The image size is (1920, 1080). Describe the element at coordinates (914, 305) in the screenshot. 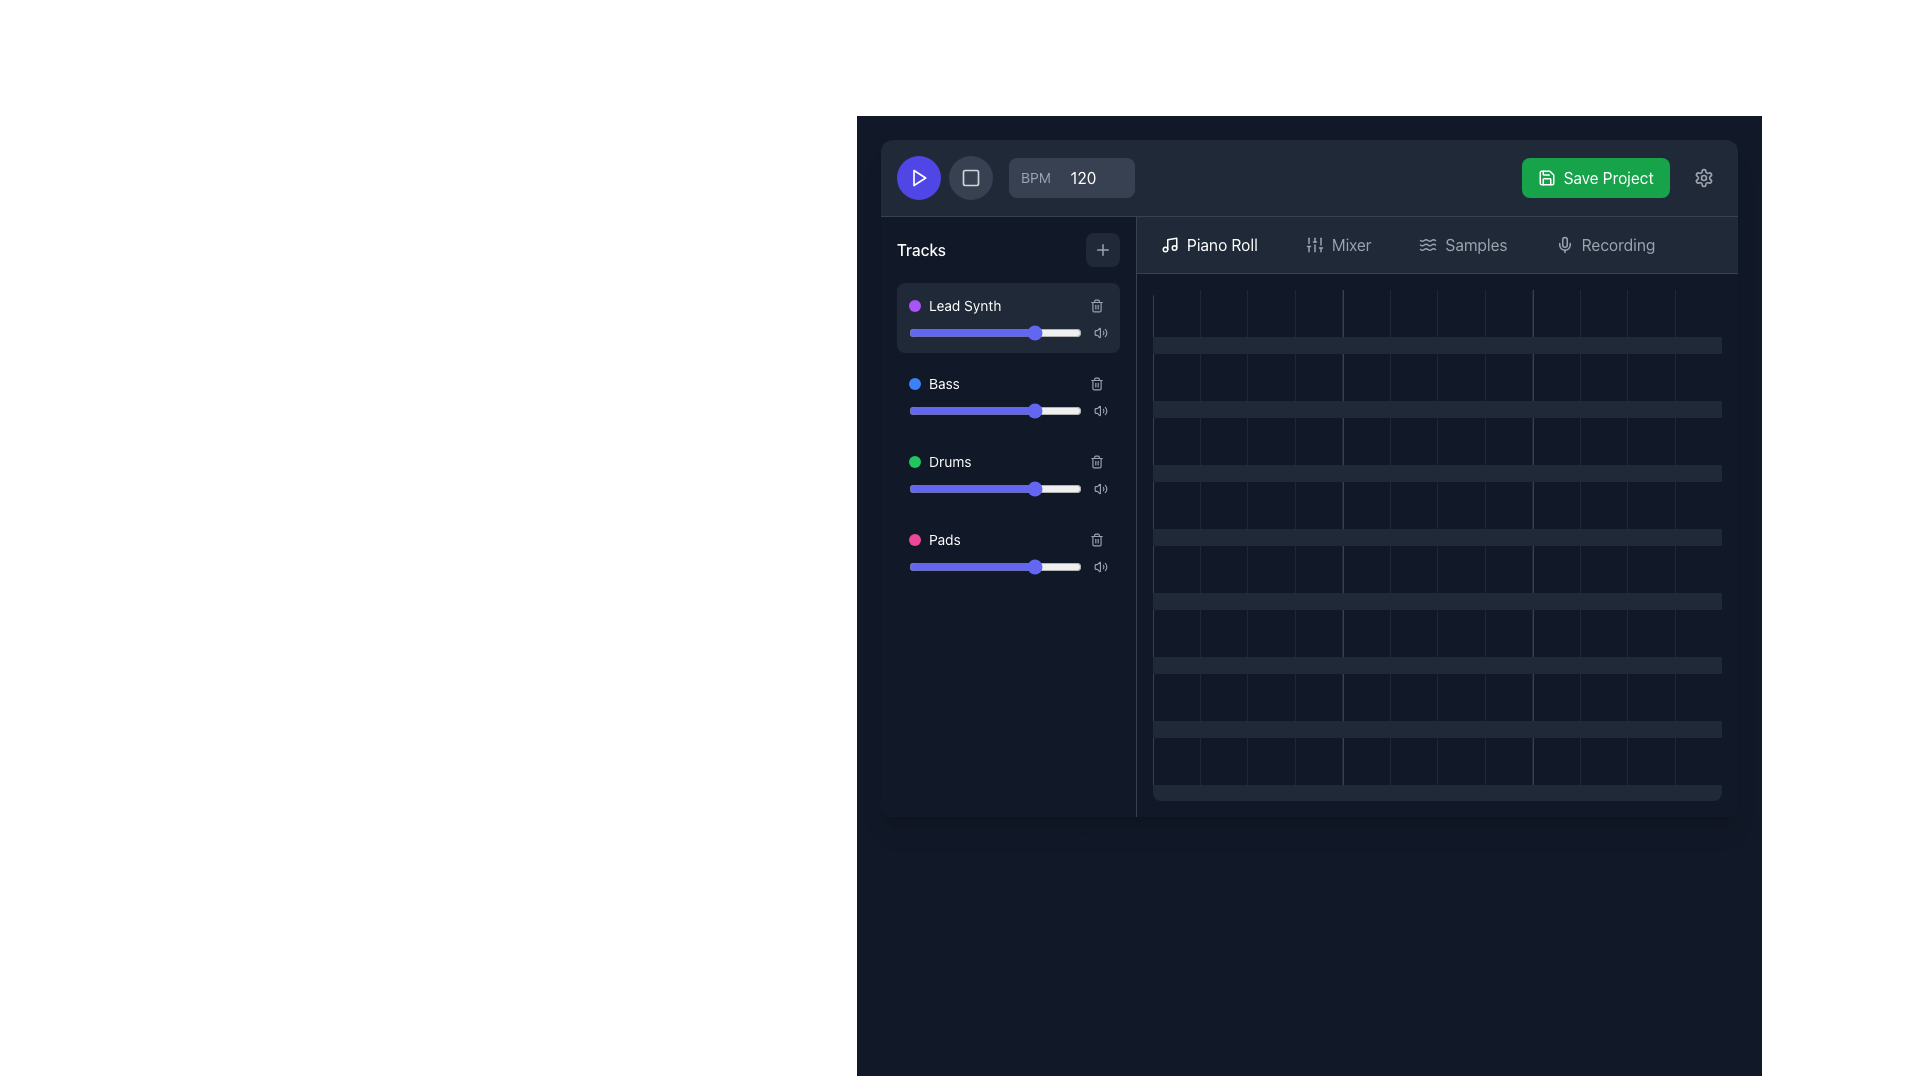

I see `the small circular icon with a purple background located adjacent to the text label 'Lead Synth'` at that location.